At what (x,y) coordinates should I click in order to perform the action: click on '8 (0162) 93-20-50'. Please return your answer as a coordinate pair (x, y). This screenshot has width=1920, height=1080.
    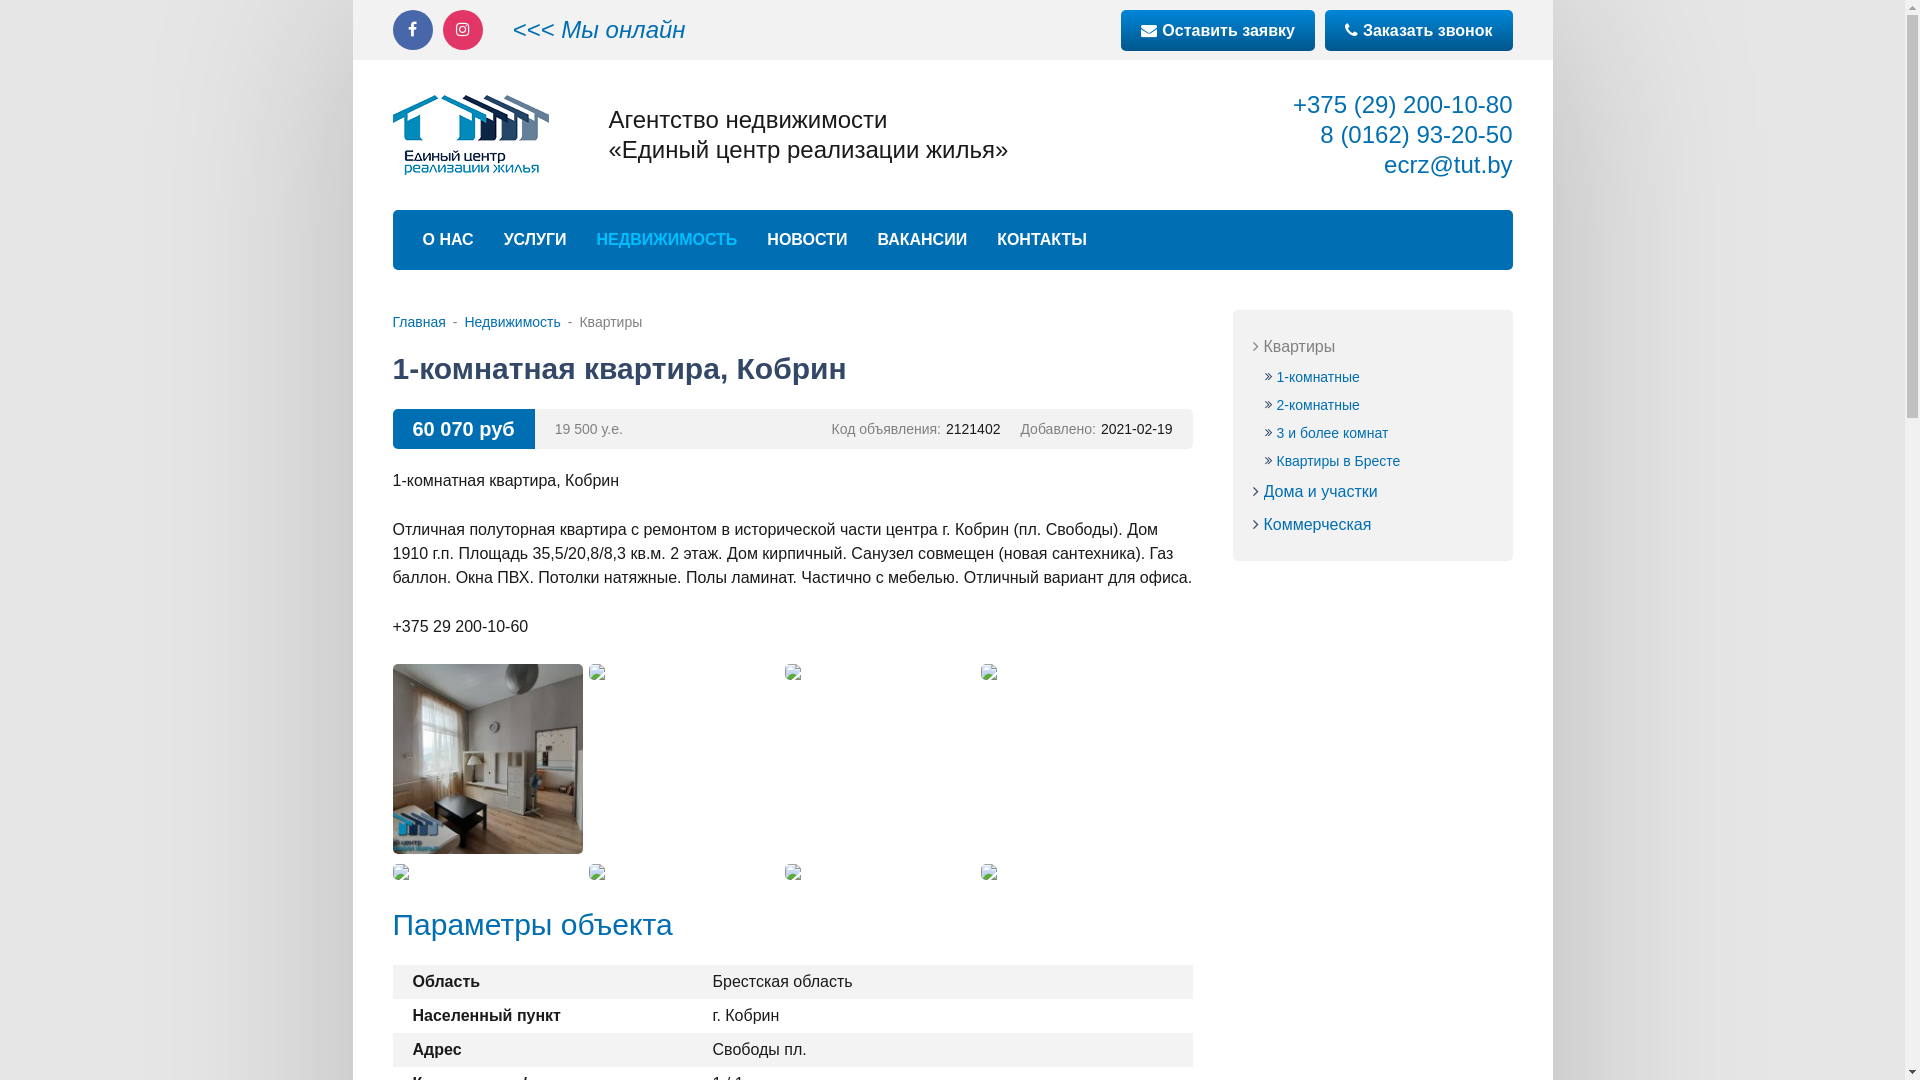
    Looking at the image, I should click on (1415, 134).